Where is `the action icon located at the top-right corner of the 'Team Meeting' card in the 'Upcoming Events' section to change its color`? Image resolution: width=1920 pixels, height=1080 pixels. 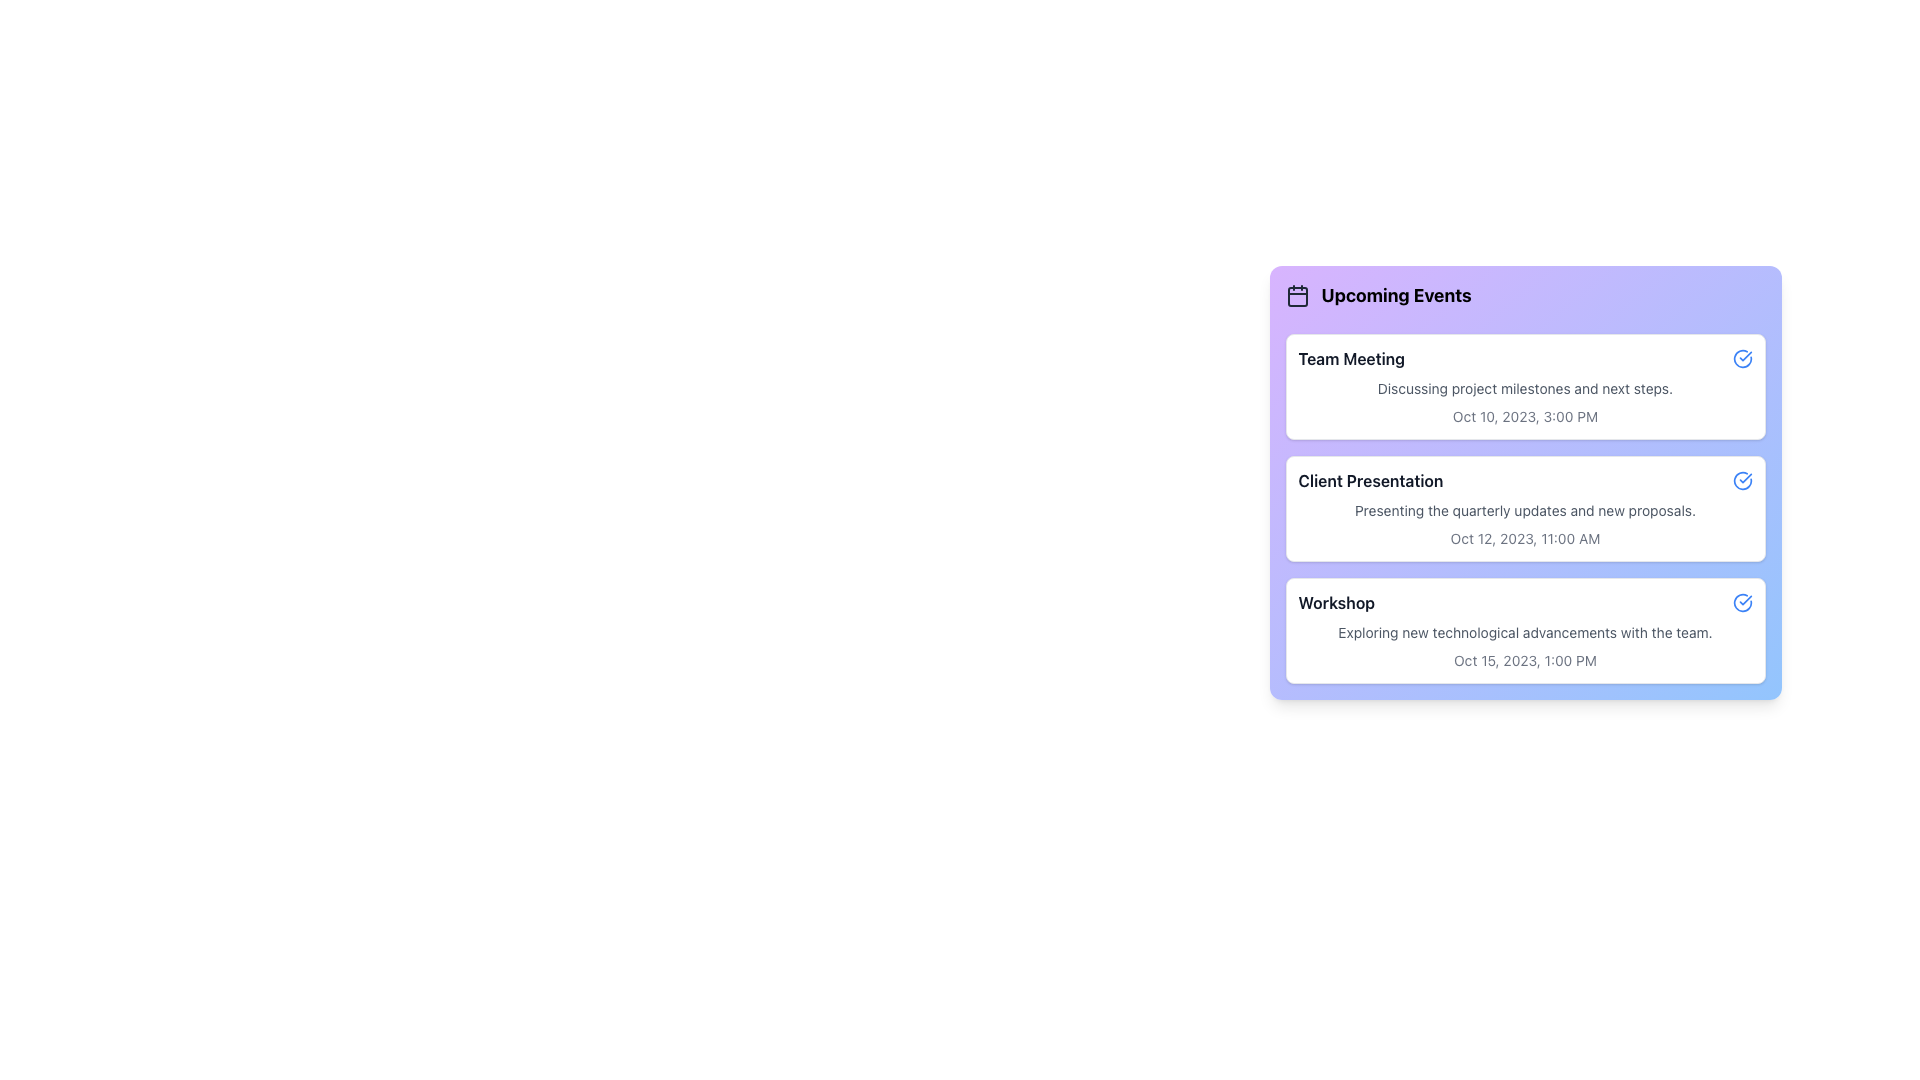 the action icon located at the top-right corner of the 'Team Meeting' card in the 'Upcoming Events' section to change its color is located at coordinates (1741, 357).